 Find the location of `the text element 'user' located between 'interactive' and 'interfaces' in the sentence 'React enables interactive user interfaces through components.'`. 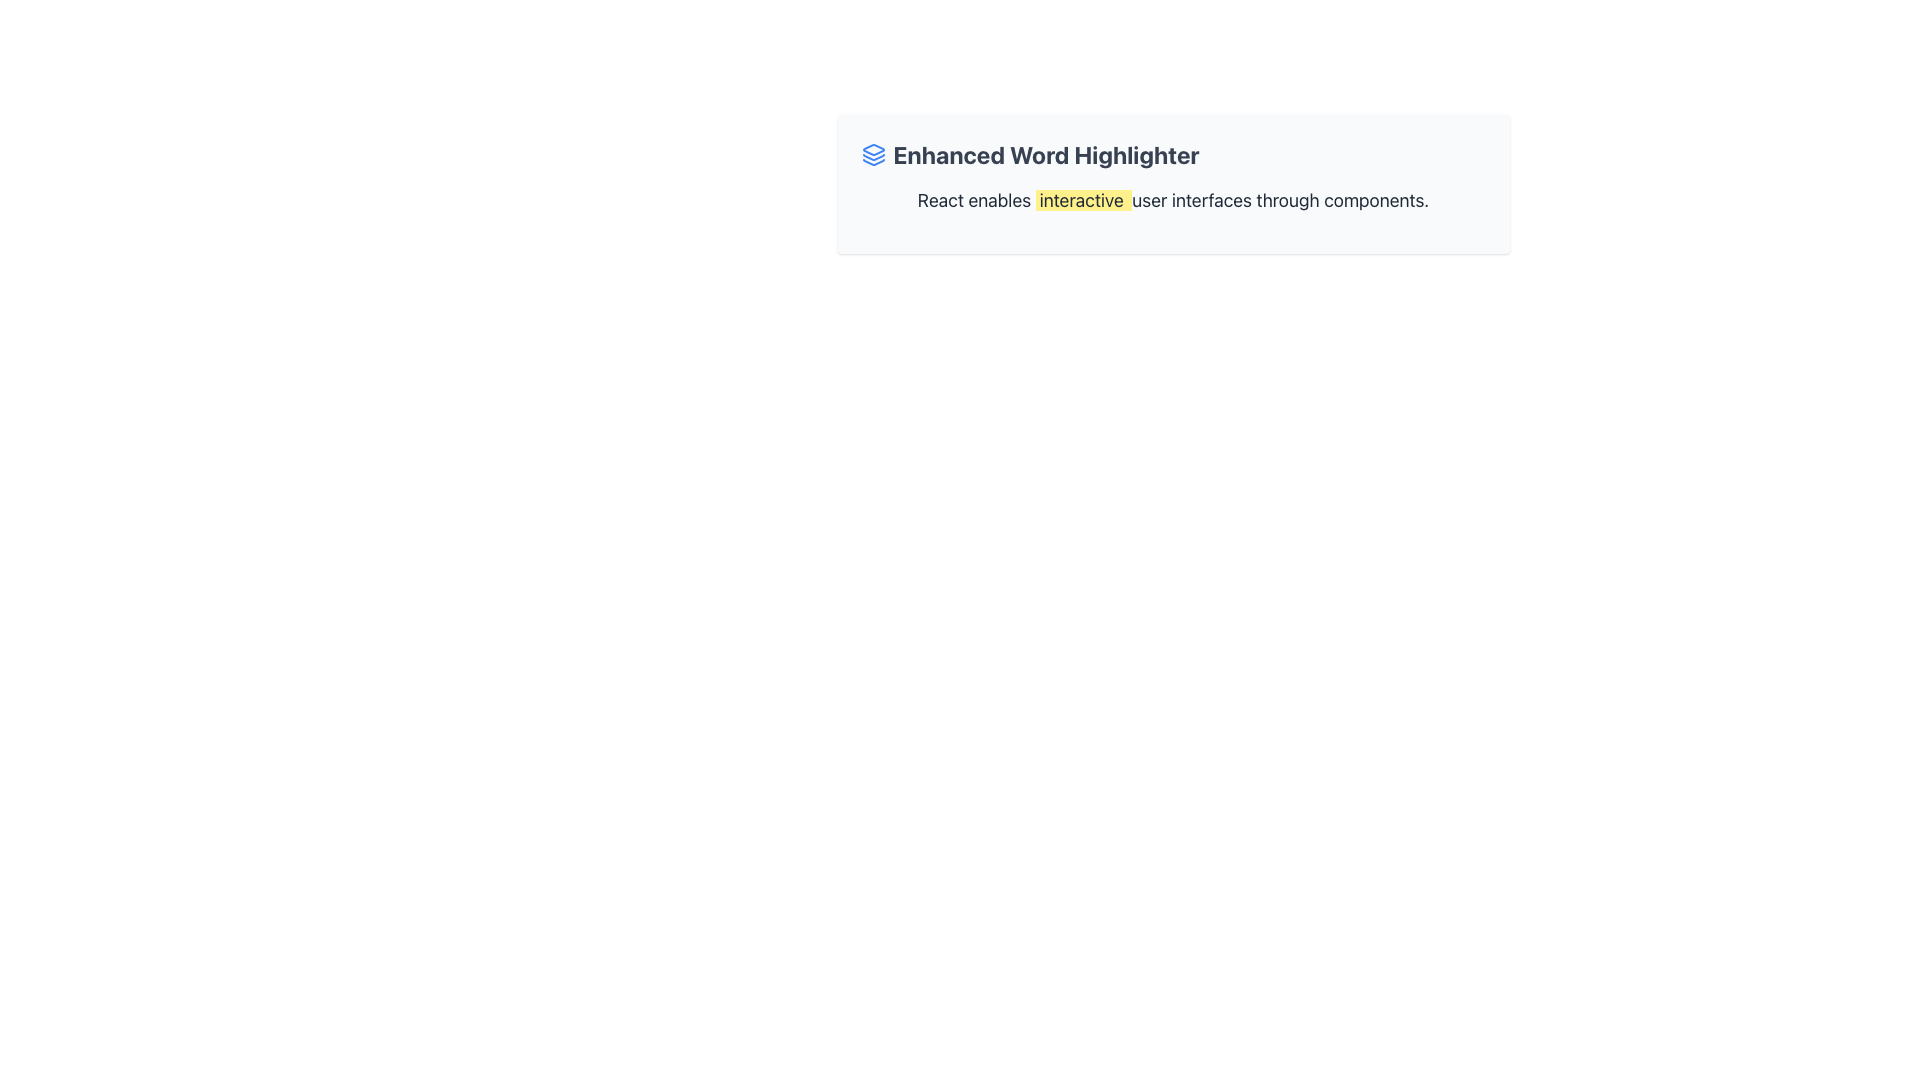

the text element 'user' located between 'interactive' and 'interfaces' in the sentence 'React enables interactive user interfaces through components.' is located at coordinates (1152, 200).